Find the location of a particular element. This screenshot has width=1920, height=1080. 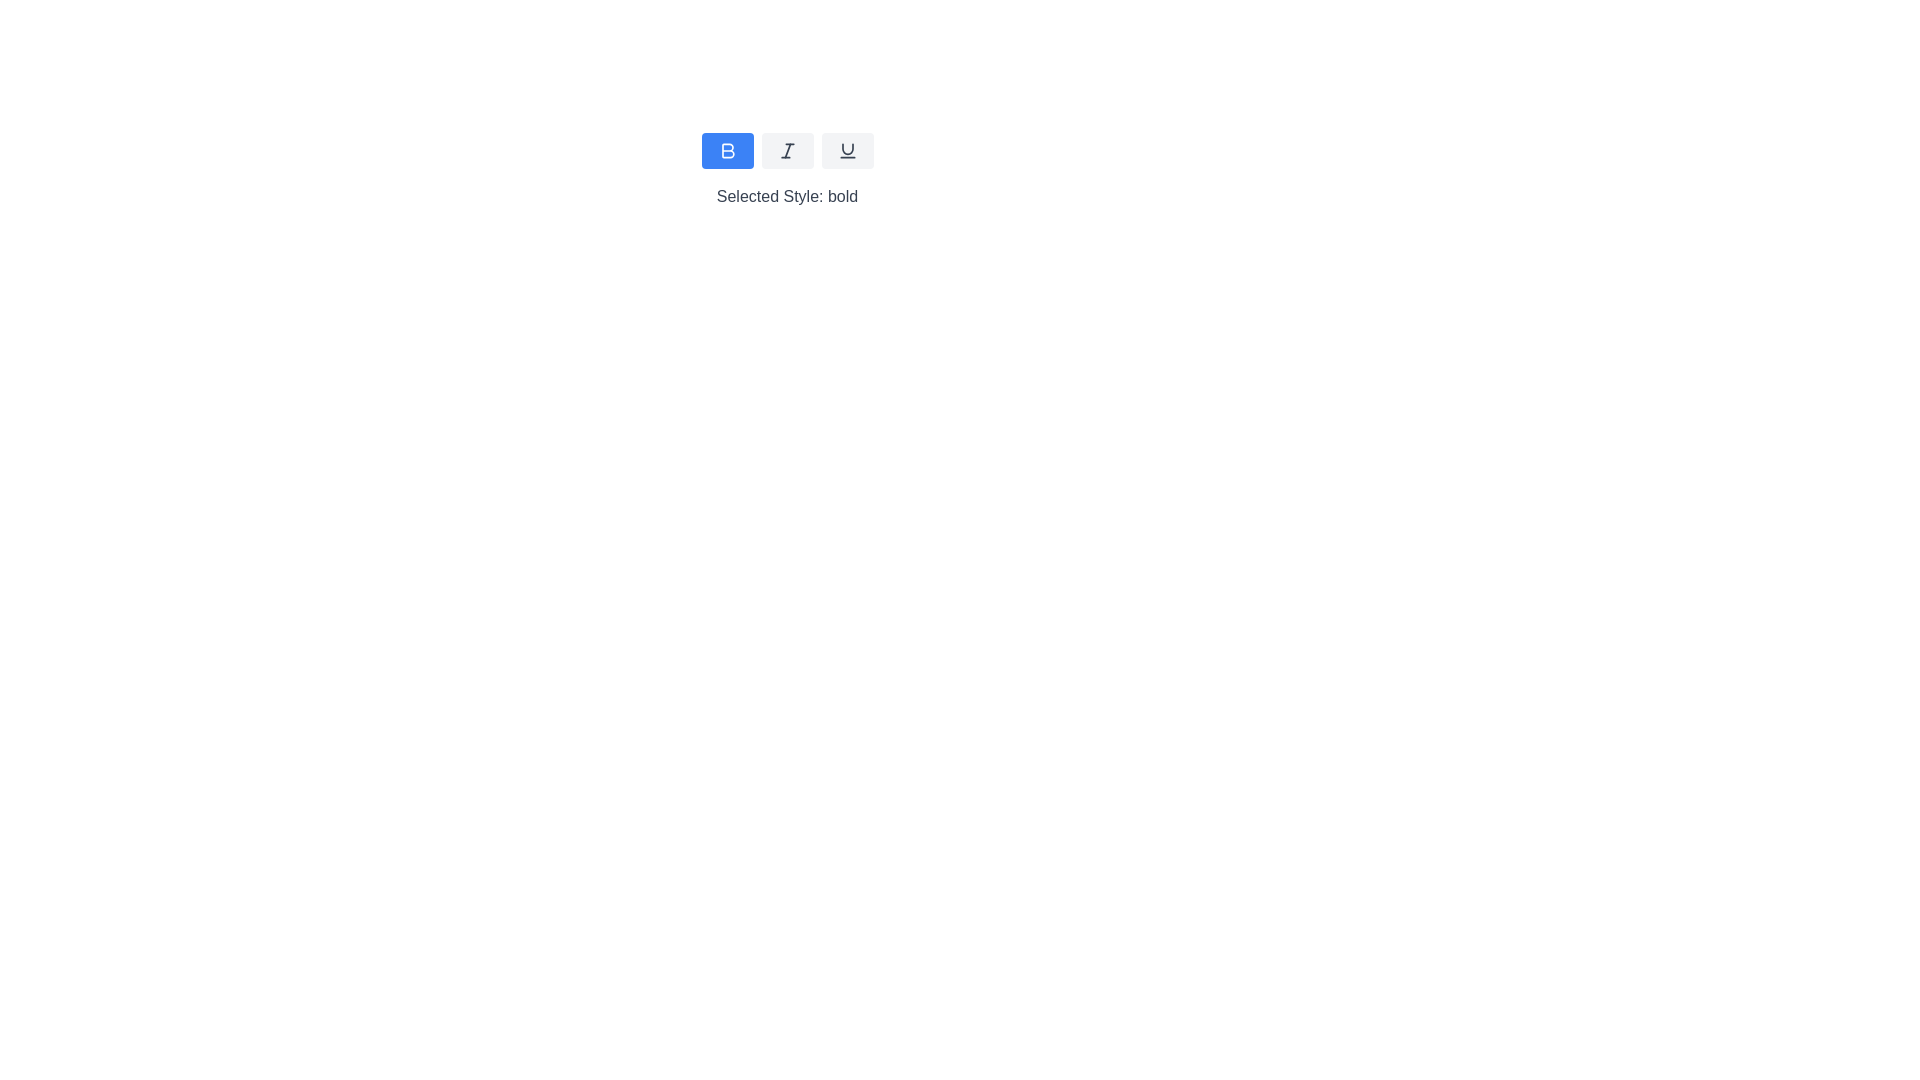

the 'Italic' button to select the italic style is located at coordinates (786, 149).